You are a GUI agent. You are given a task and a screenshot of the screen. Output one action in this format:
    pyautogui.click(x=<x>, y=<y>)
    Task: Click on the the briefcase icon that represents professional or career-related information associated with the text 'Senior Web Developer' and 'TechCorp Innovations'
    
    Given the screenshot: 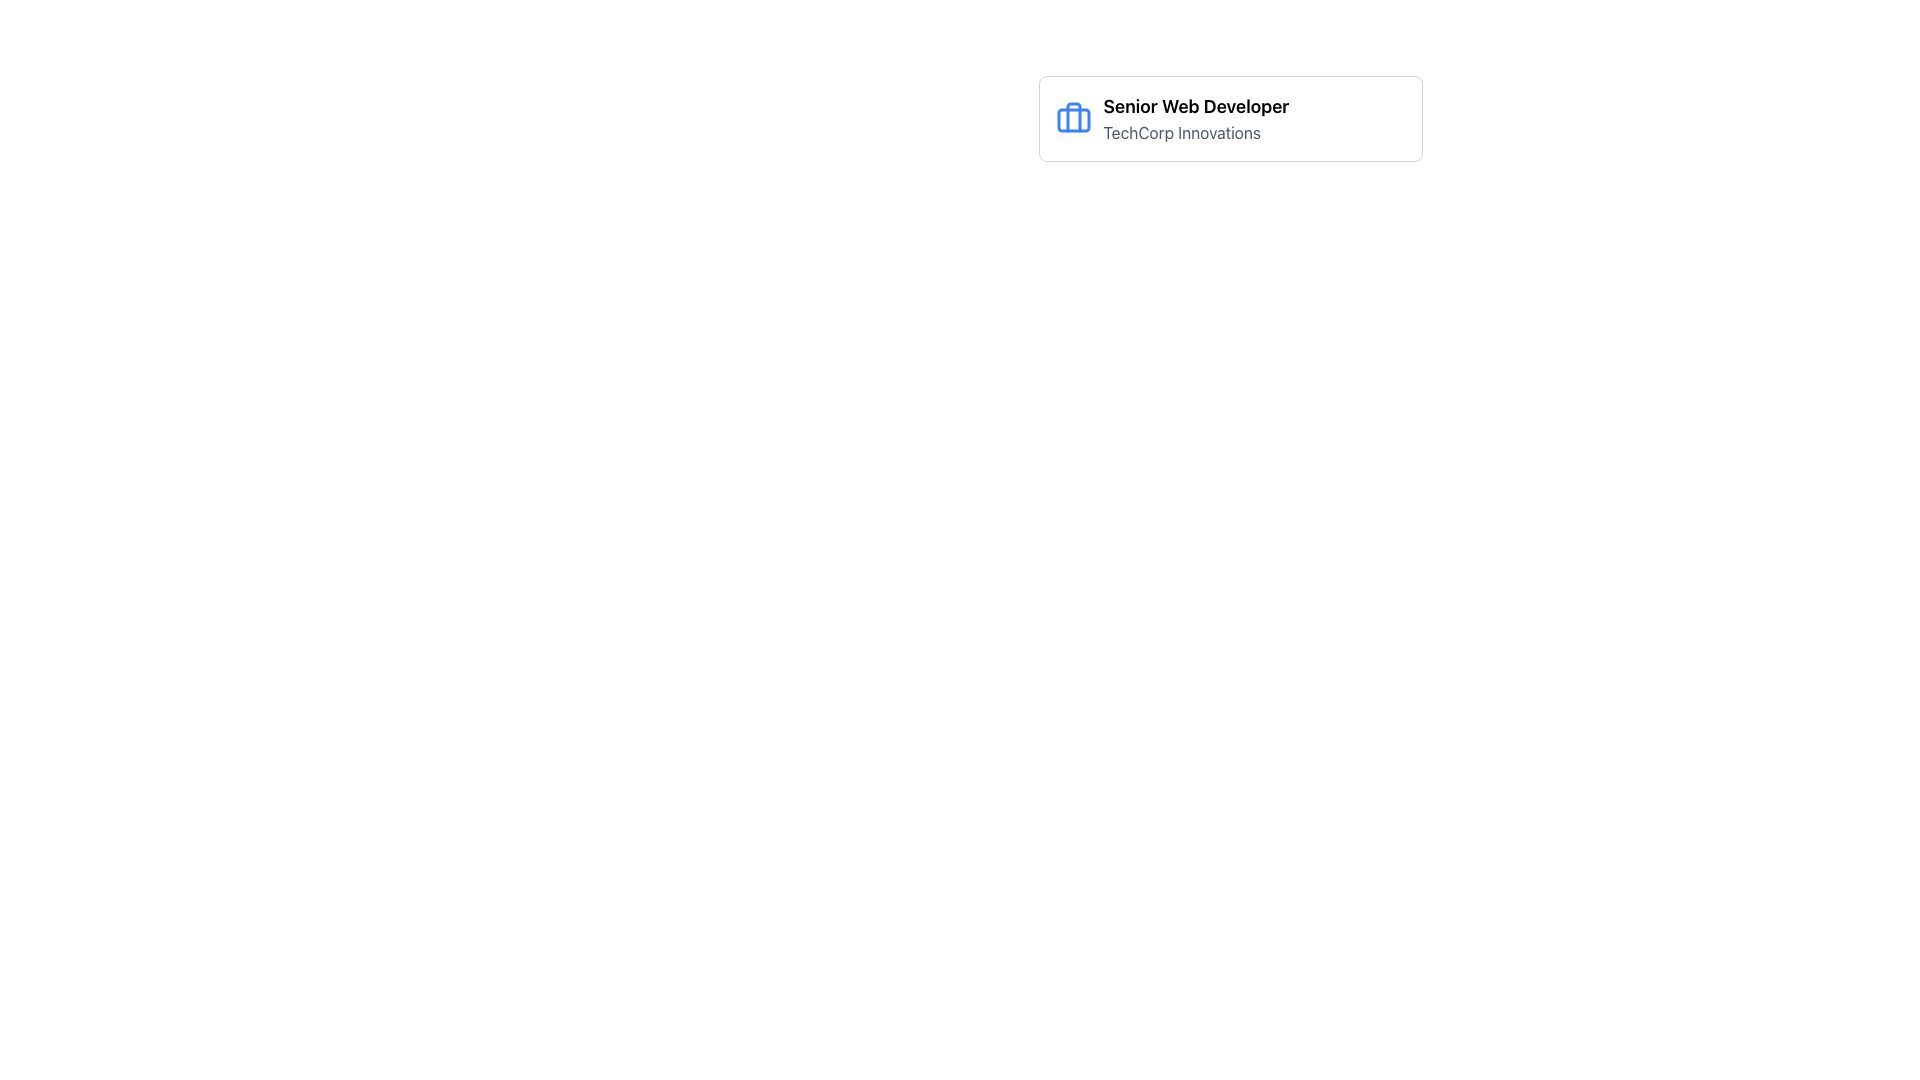 What is the action you would take?
    pyautogui.click(x=1072, y=119)
    